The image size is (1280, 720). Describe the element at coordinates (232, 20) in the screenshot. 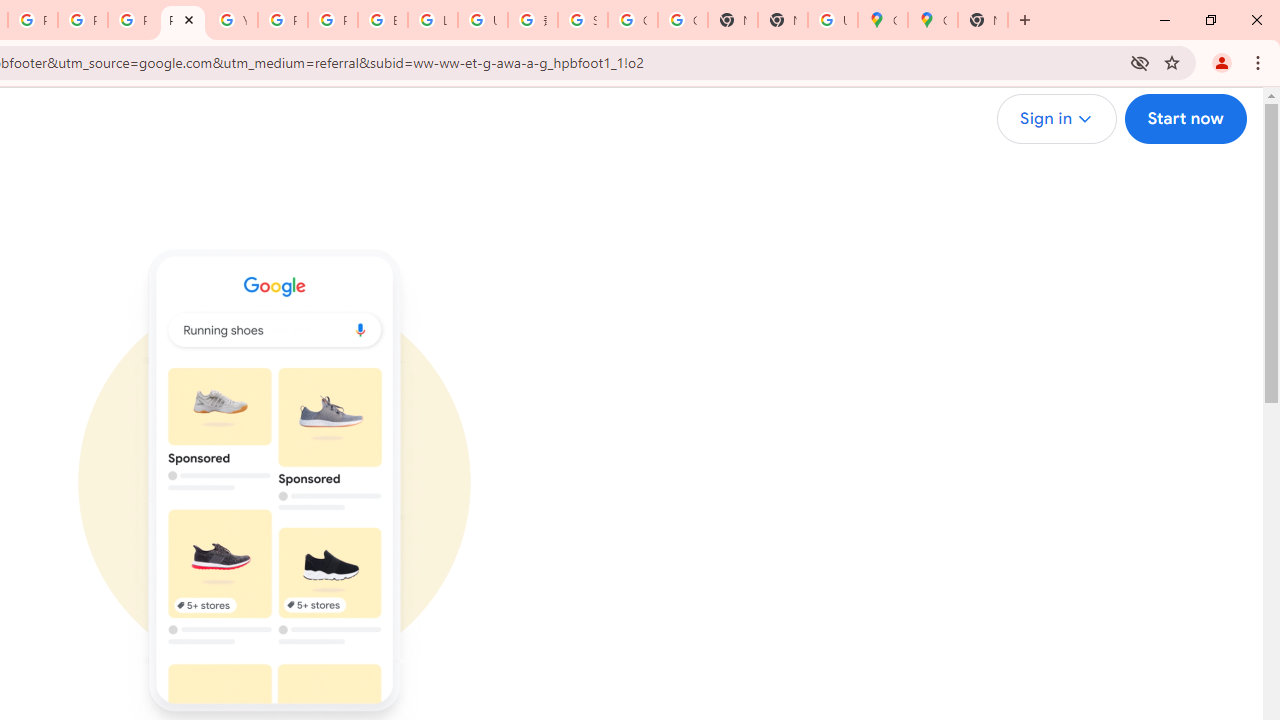

I see `'YouTube'` at that location.